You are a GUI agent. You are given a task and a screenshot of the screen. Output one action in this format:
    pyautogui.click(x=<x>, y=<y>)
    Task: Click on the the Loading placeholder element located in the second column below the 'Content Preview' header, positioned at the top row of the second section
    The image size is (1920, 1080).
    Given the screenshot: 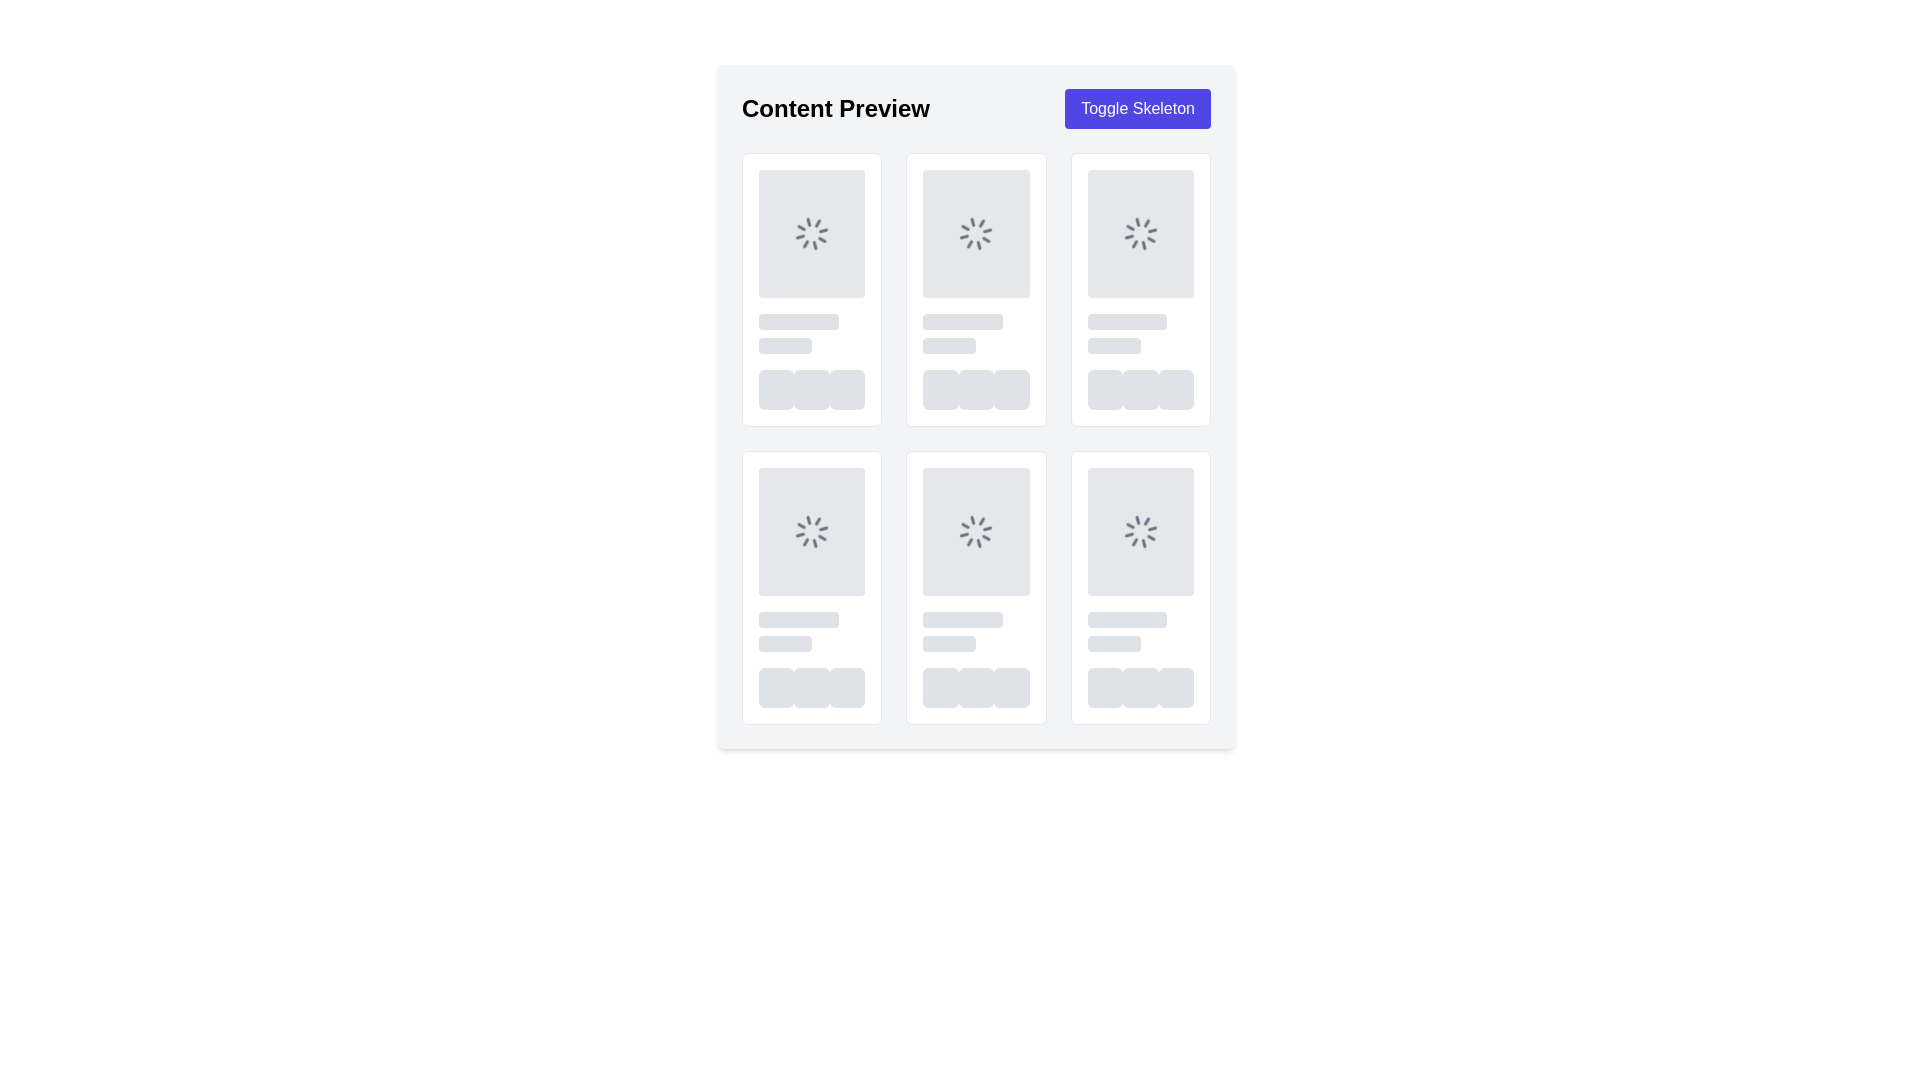 What is the action you would take?
    pyautogui.click(x=963, y=320)
    